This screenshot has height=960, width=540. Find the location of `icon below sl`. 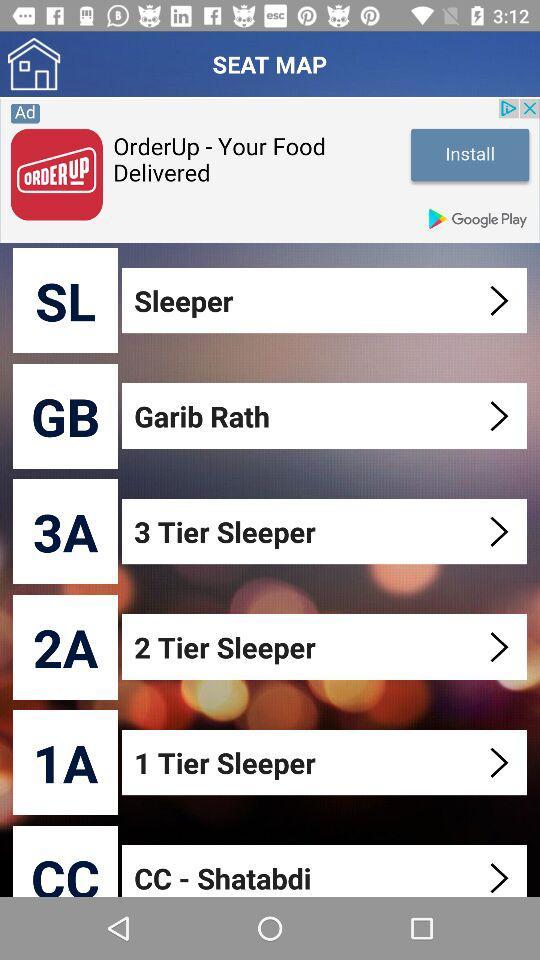

icon below sl is located at coordinates (65, 415).